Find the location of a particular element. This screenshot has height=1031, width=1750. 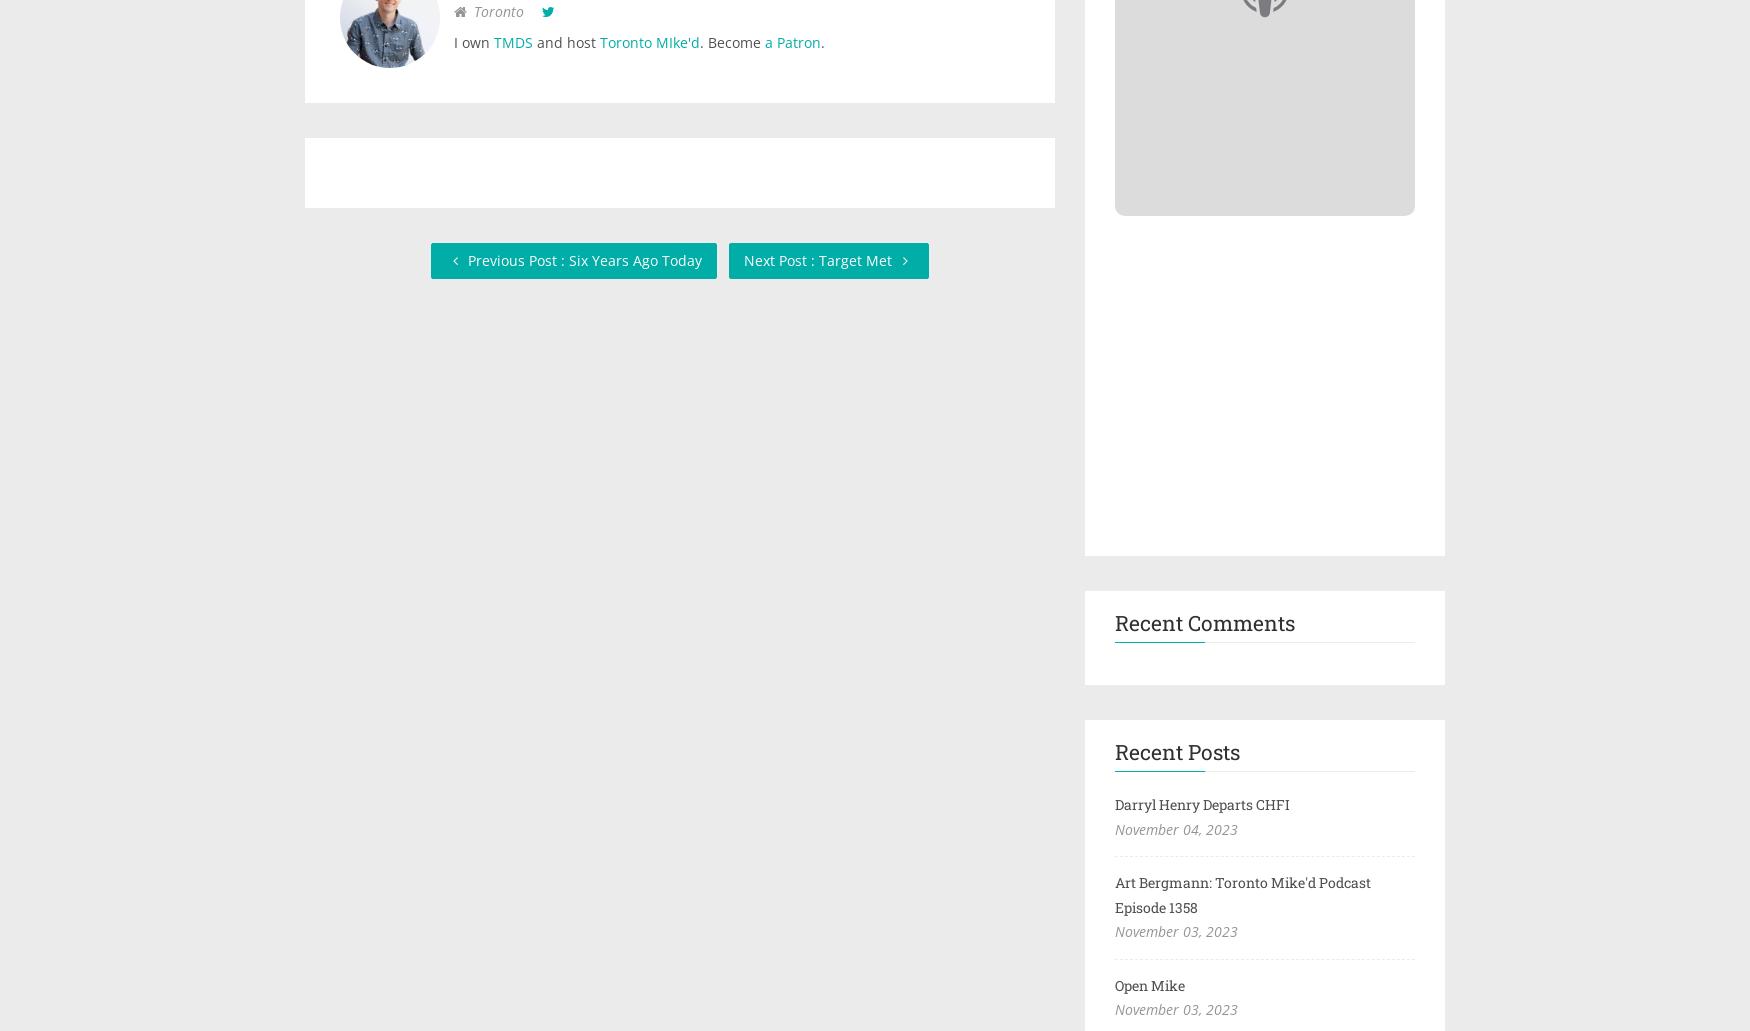

'and host' is located at coordinates (566, 42).